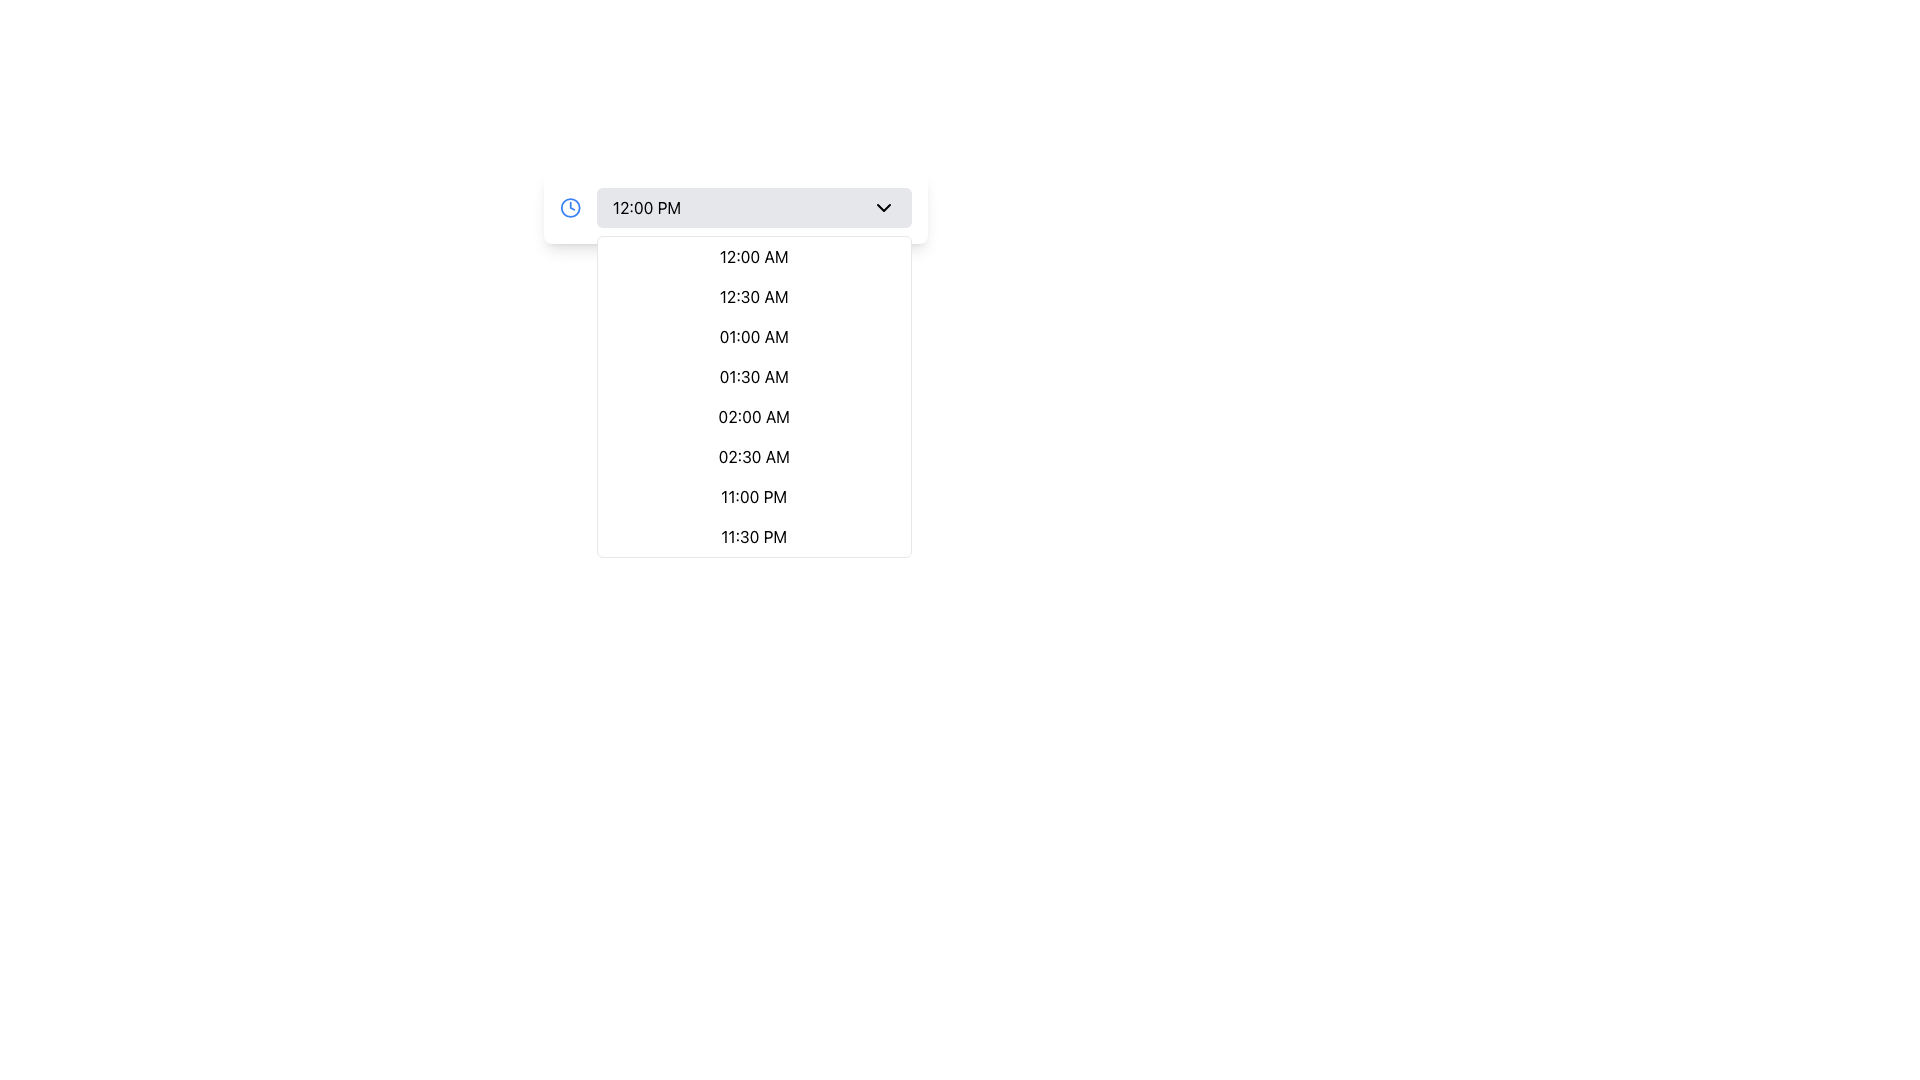  Describe the element at coordinates (752, 208) in the screenshot. I see `the Dropdown menu` at that location.